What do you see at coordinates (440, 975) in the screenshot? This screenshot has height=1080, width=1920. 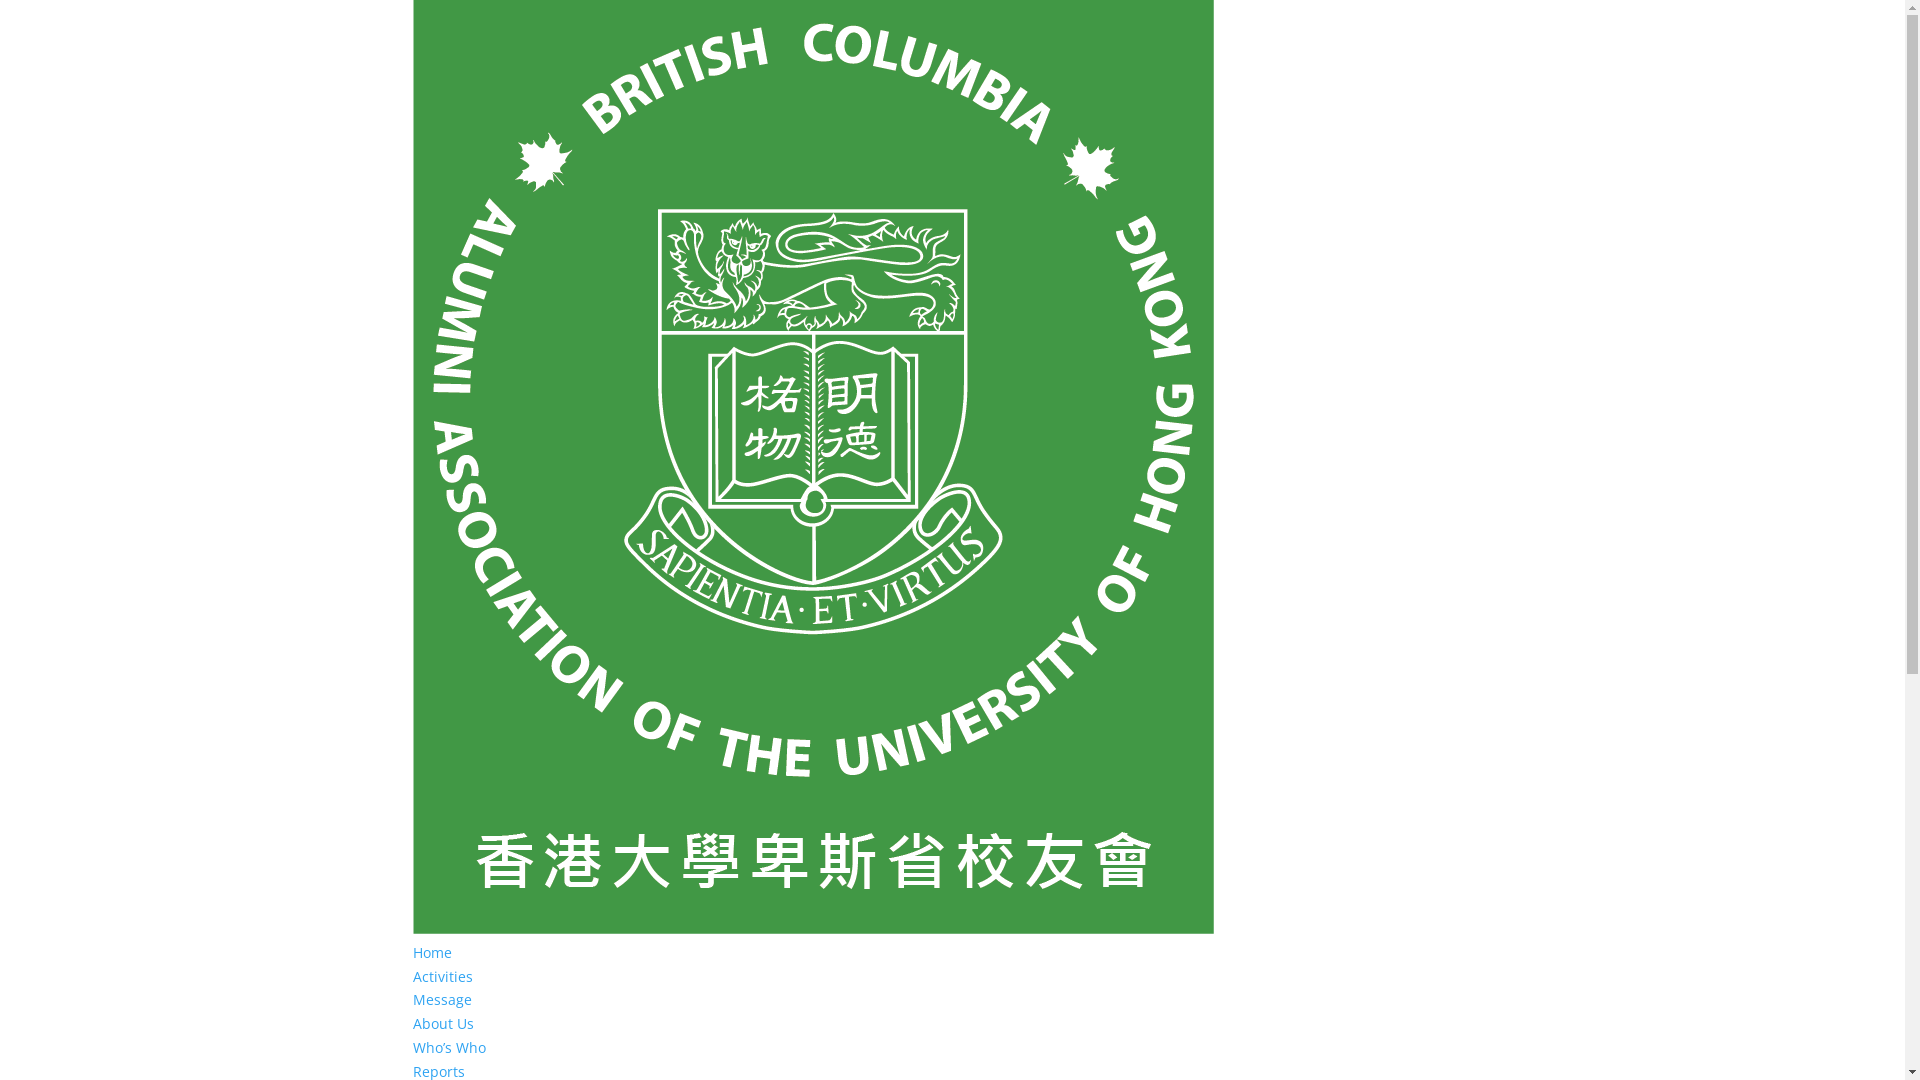 I see `'Activities'` at bounding box center [440, 975].